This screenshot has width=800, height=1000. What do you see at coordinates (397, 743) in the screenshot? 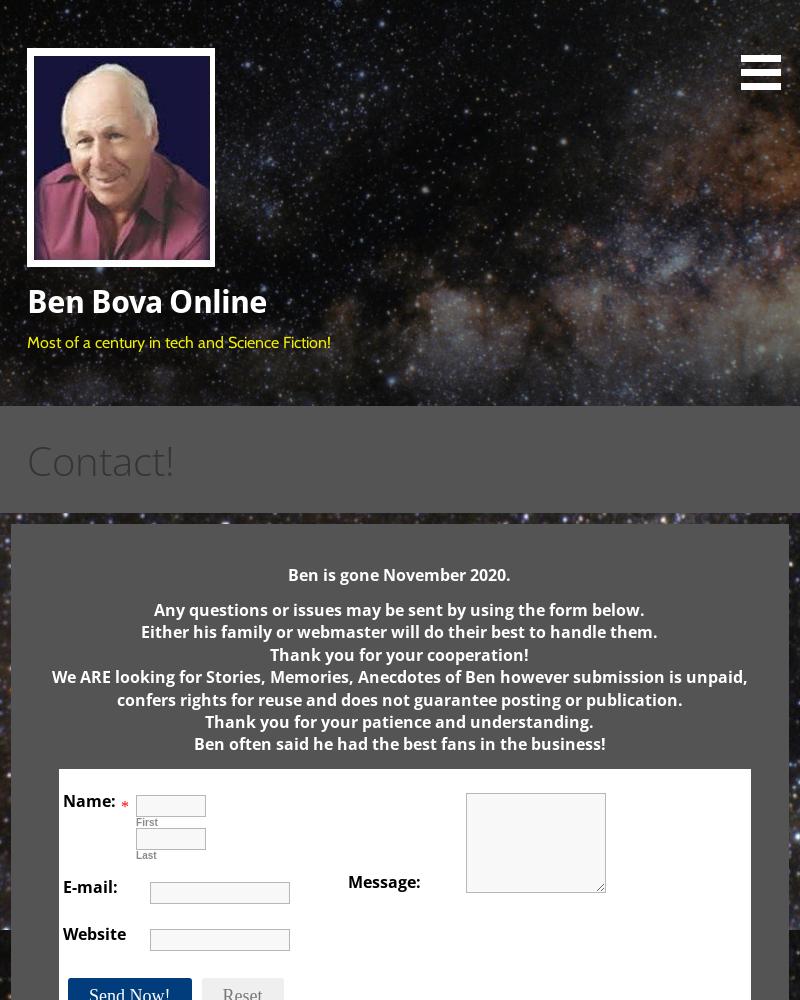
I see `'Ben often said he had the best fans in the business!'` at bounding box center [397, 743].